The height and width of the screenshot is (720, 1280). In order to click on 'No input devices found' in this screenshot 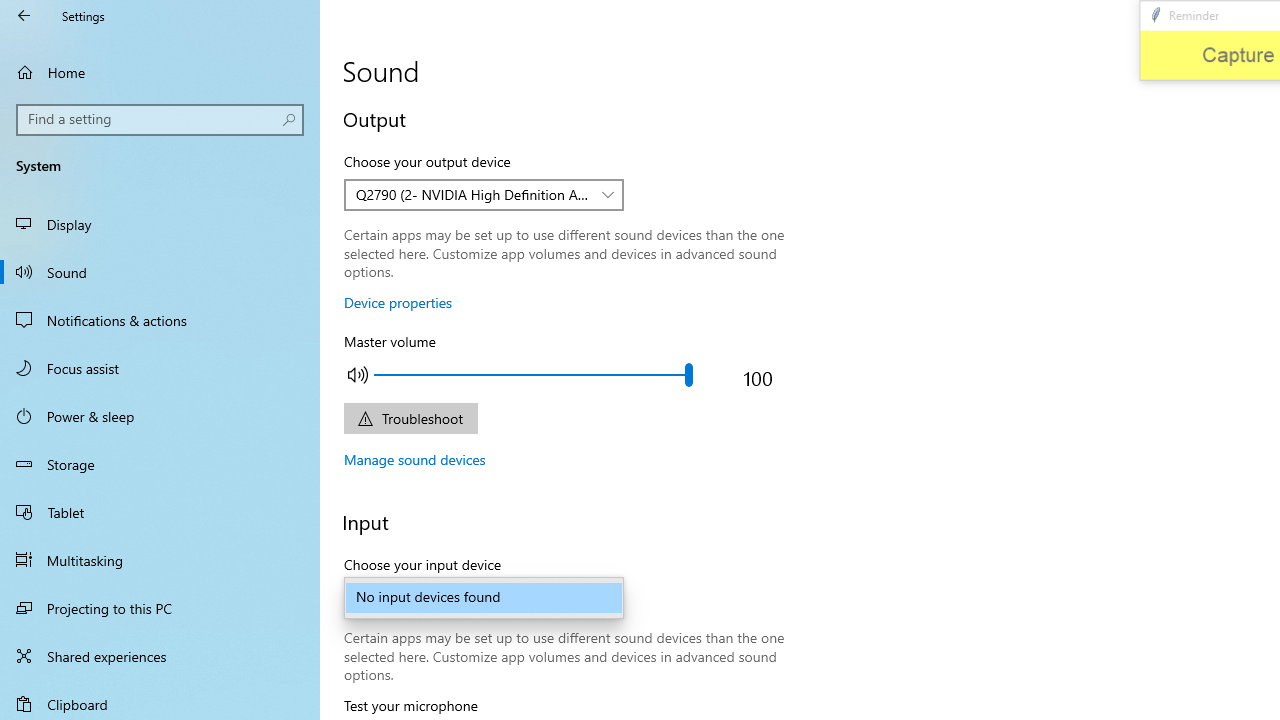, I will do `click(484, 596)`.